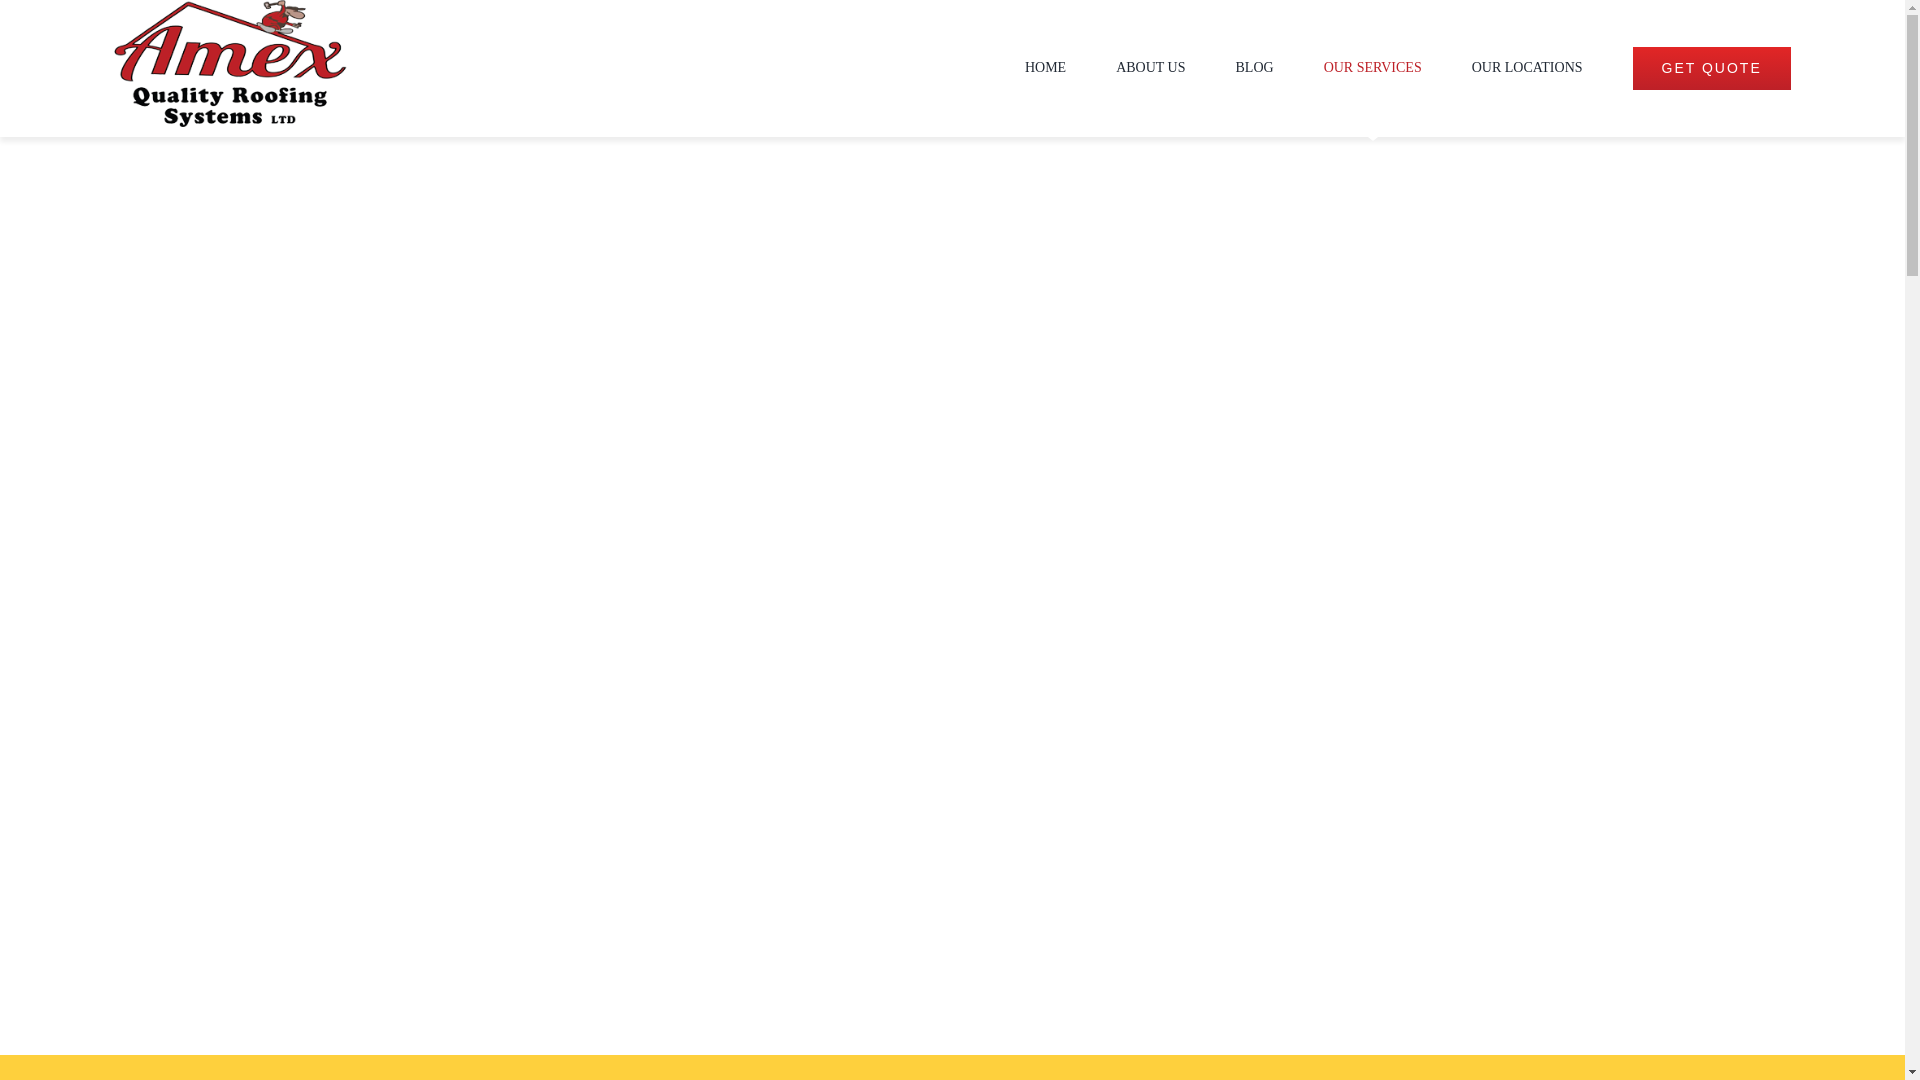 The width and height of the screenshot is (1920, 1080). What do you see at coordinates (1150, 67) in the screenshot?
I see `'ABOUT US'` at bounding box center [1150, 67].